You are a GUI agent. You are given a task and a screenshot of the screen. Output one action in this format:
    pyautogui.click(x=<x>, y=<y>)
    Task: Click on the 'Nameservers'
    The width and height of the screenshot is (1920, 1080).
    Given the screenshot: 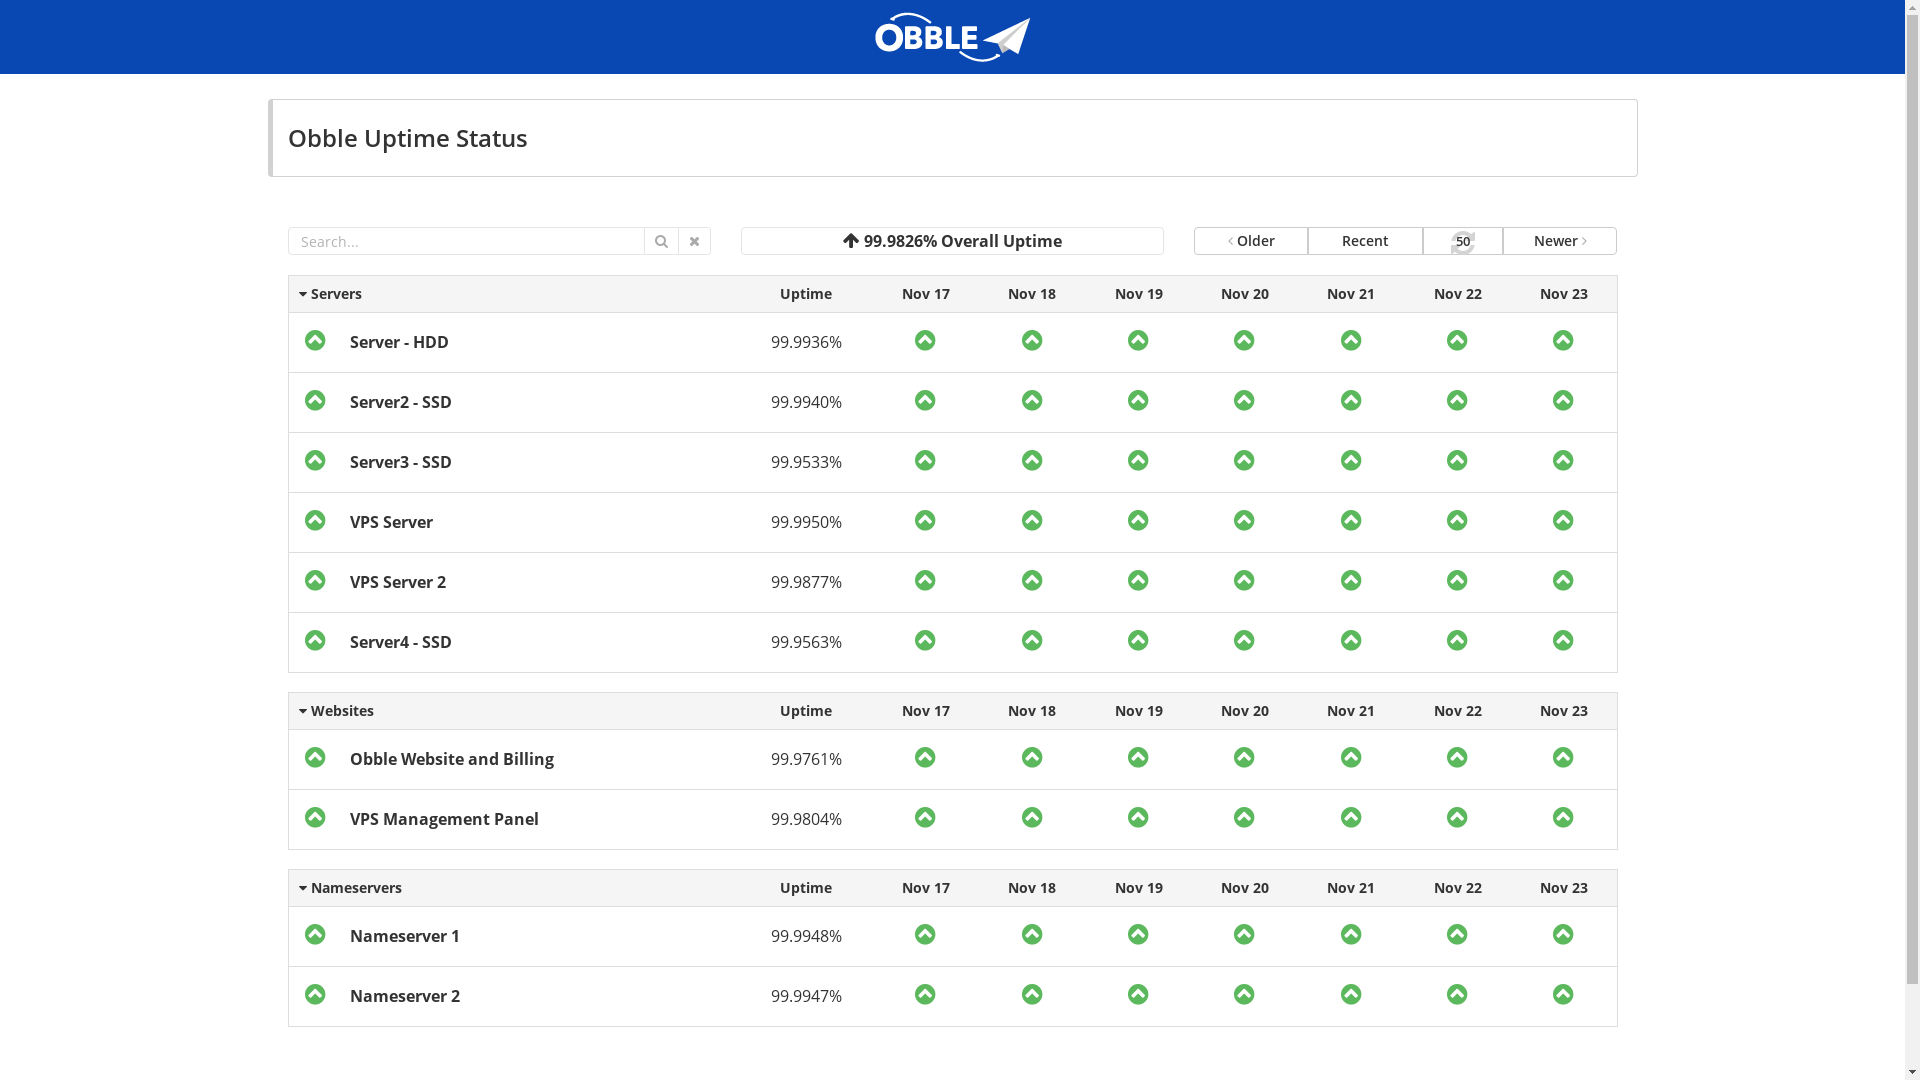 What is the action you would take?
    pyautogui.click(x=287, y=886)
    